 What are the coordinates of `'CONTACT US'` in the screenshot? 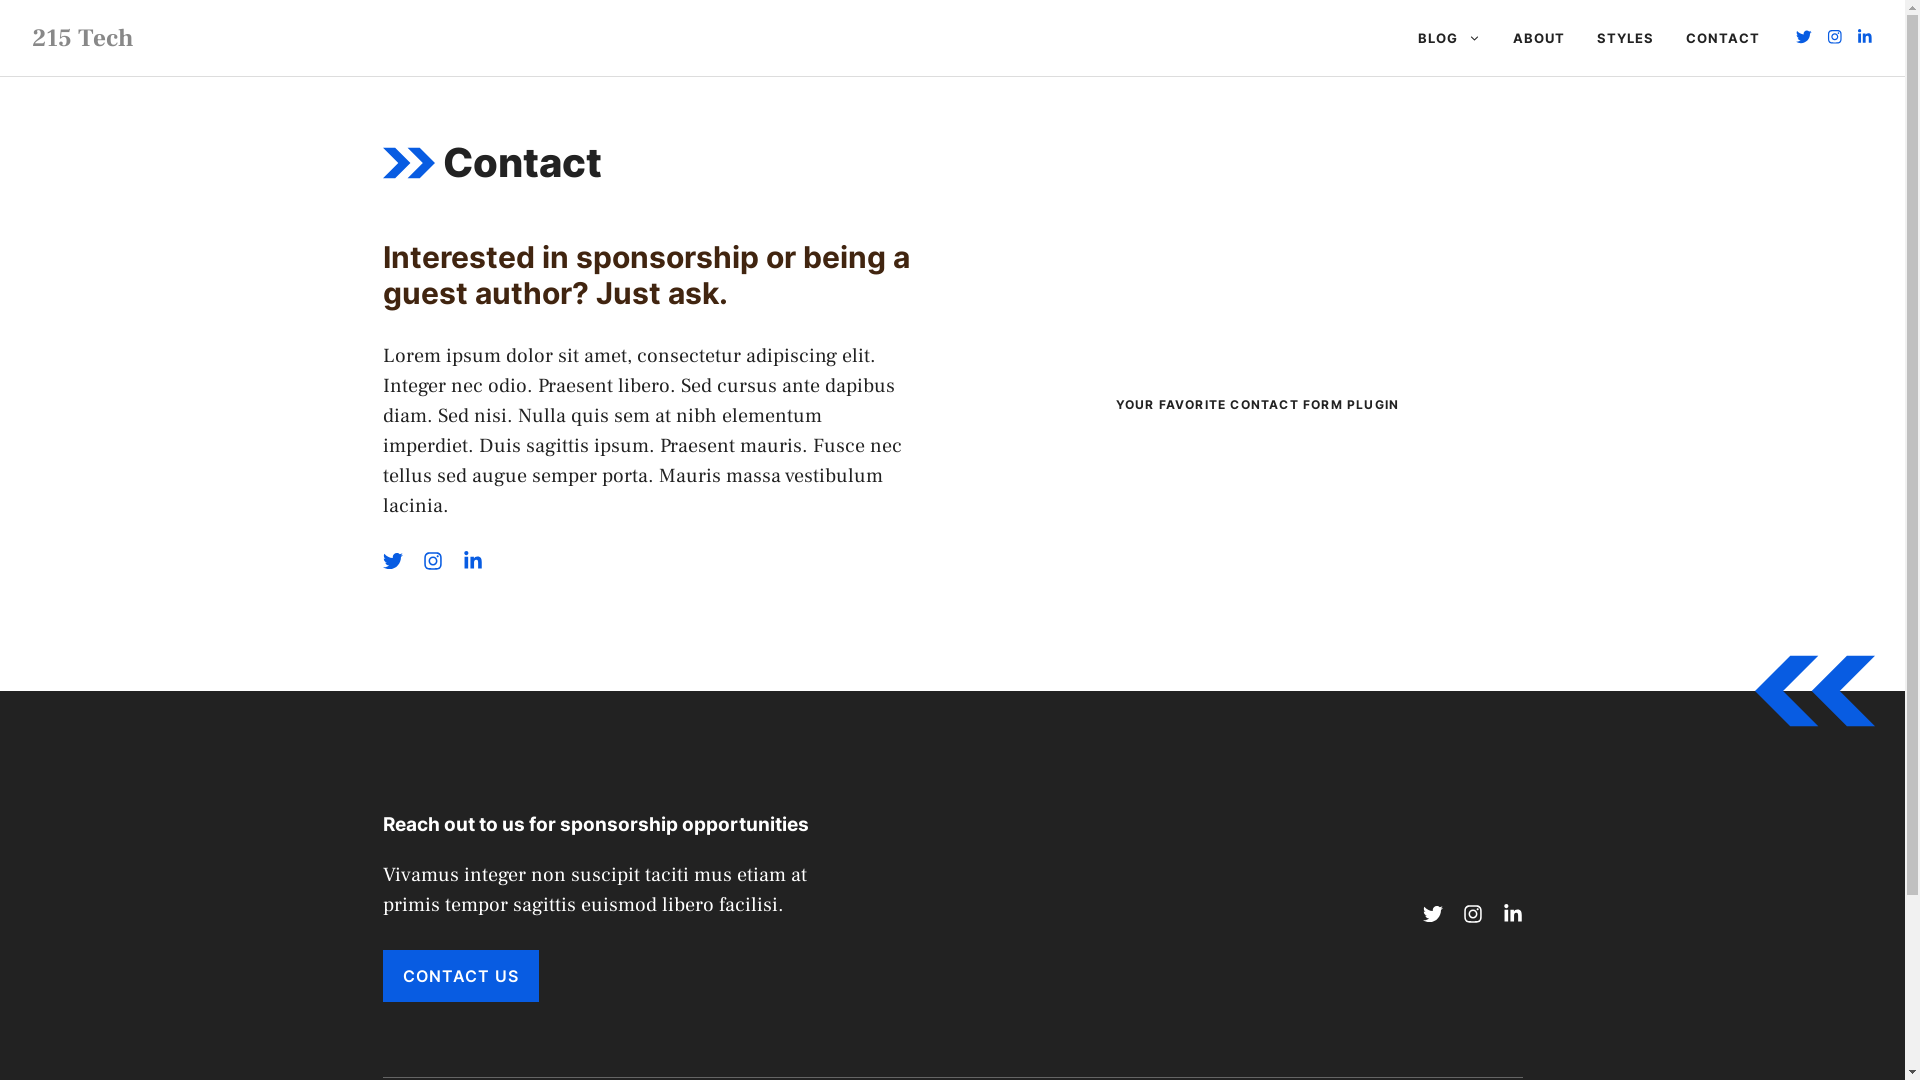 It's located at (382, 974).